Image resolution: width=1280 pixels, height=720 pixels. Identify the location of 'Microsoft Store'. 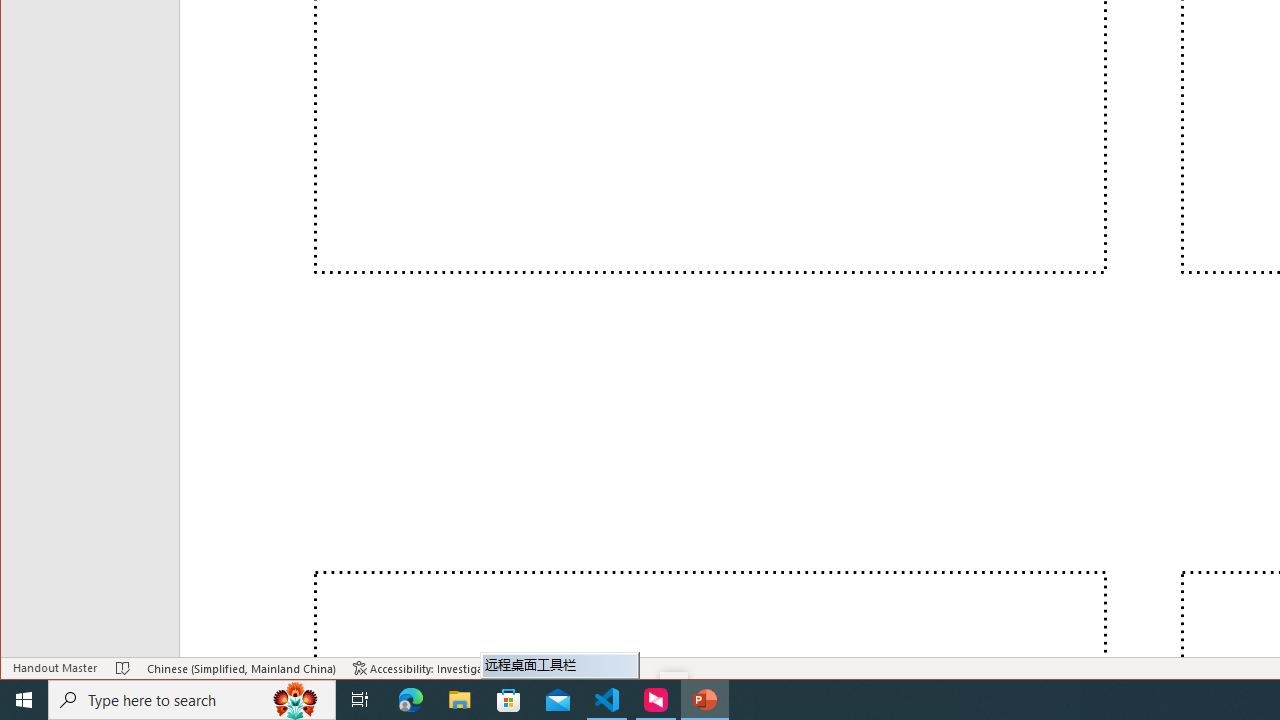
(509, 698).